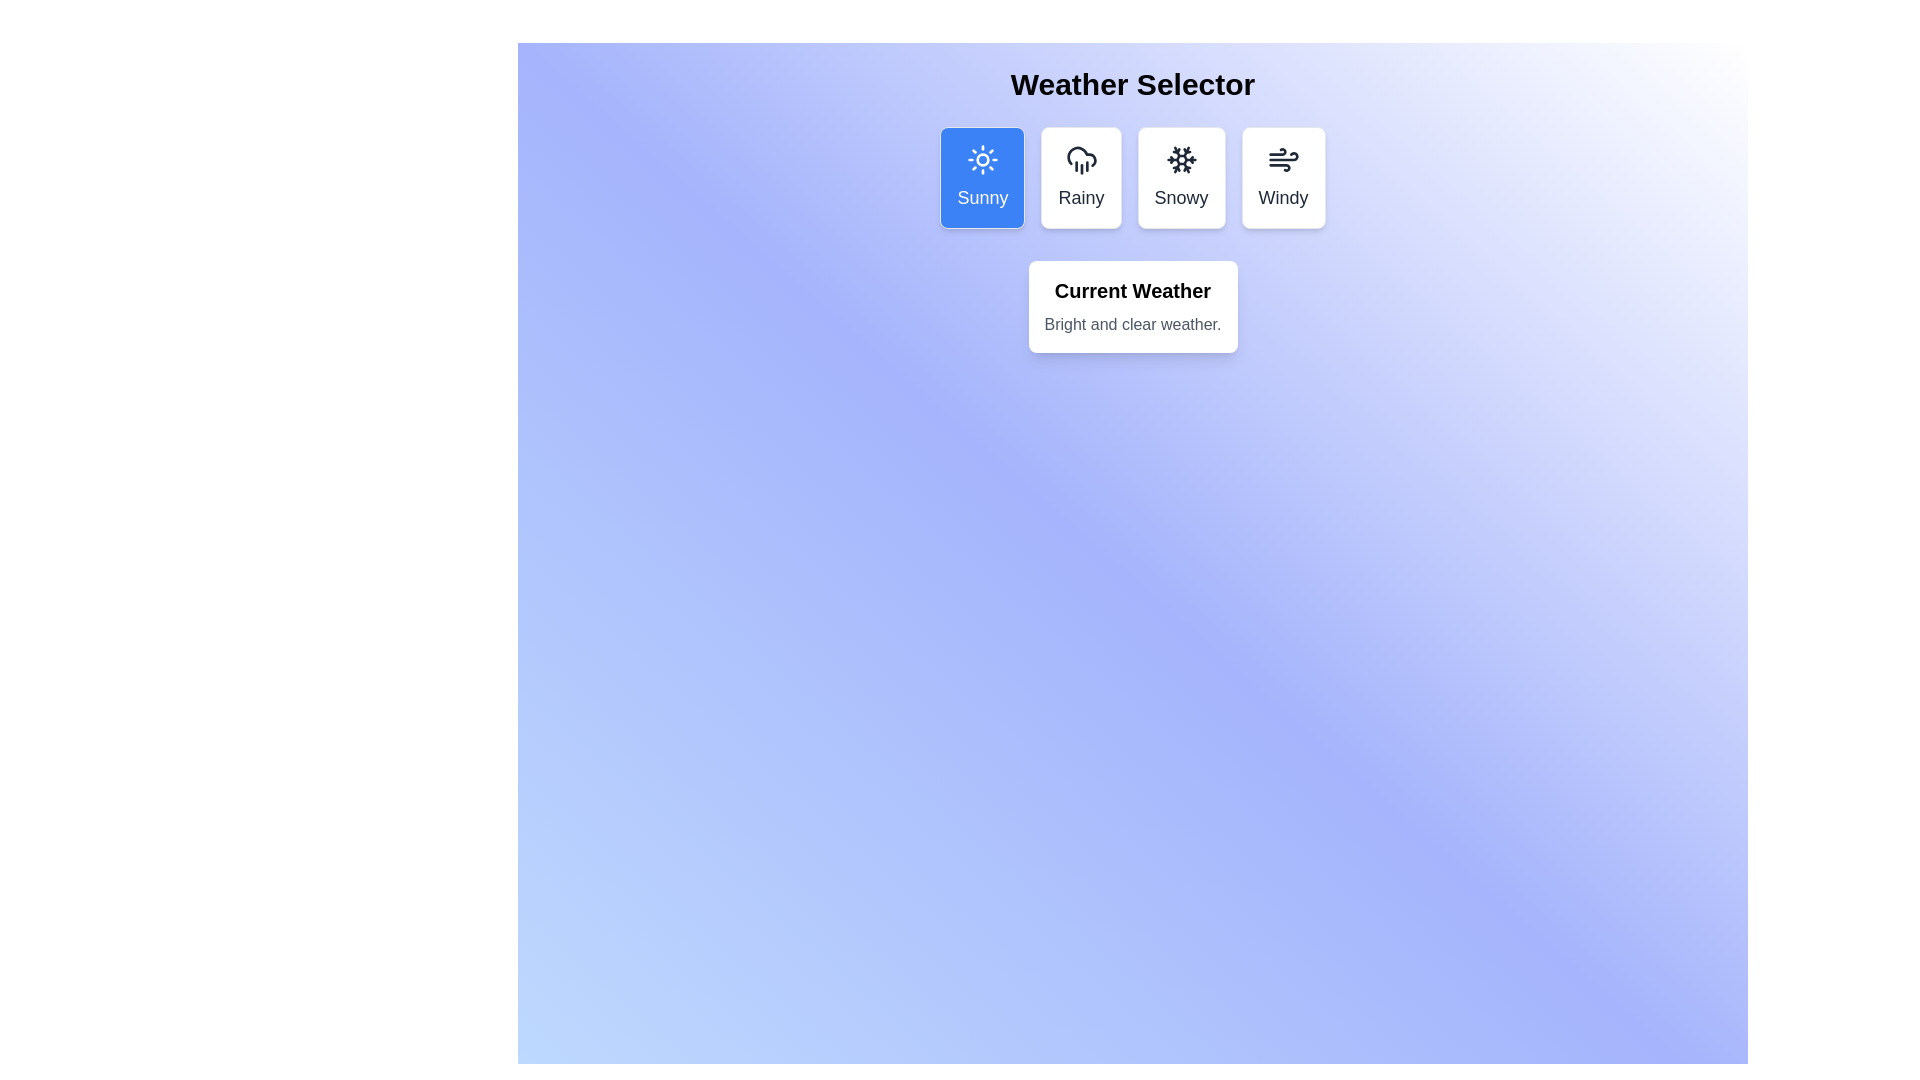 This screenshot has height=1080, width=1920. What do you see at coordinates (1282, 176) in the screenshot?
I see `the weather option Windy by clicking on the respective button` at bounding box center [1282, 176].